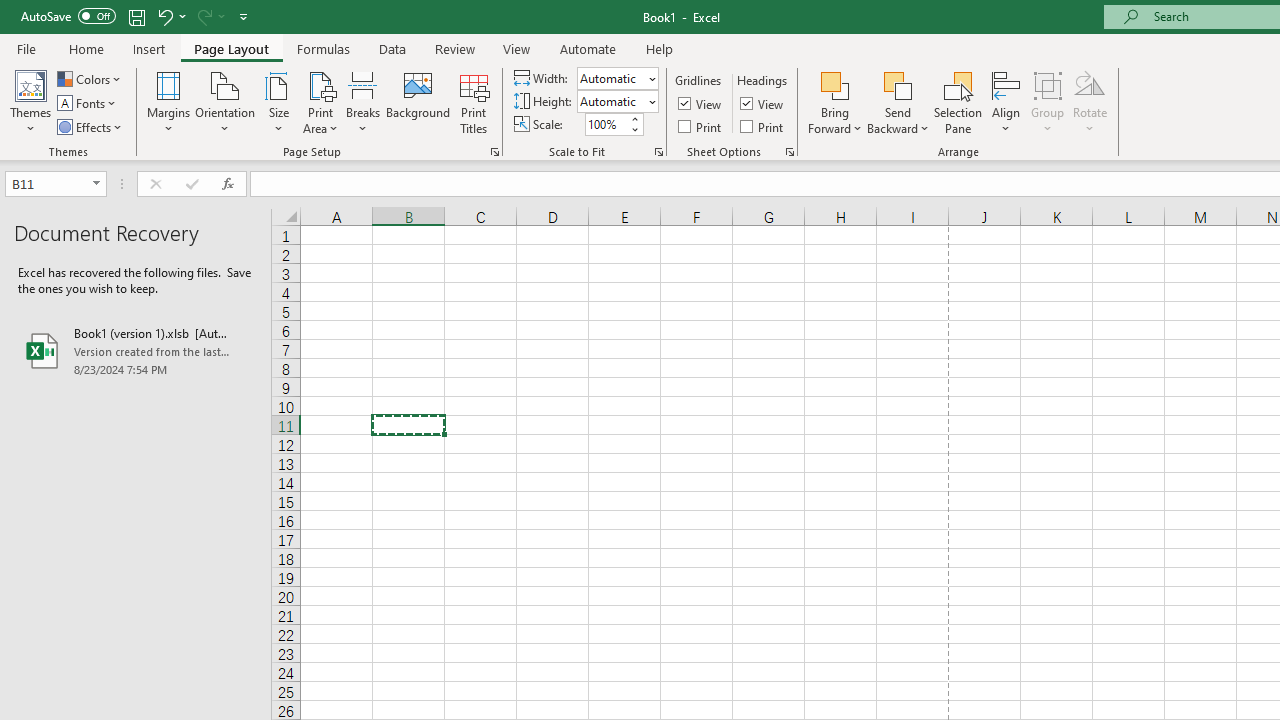  What do you see at coordinates (617, 101) in the screenshot?
I see `'Height'` at bounding box center [617, 101].